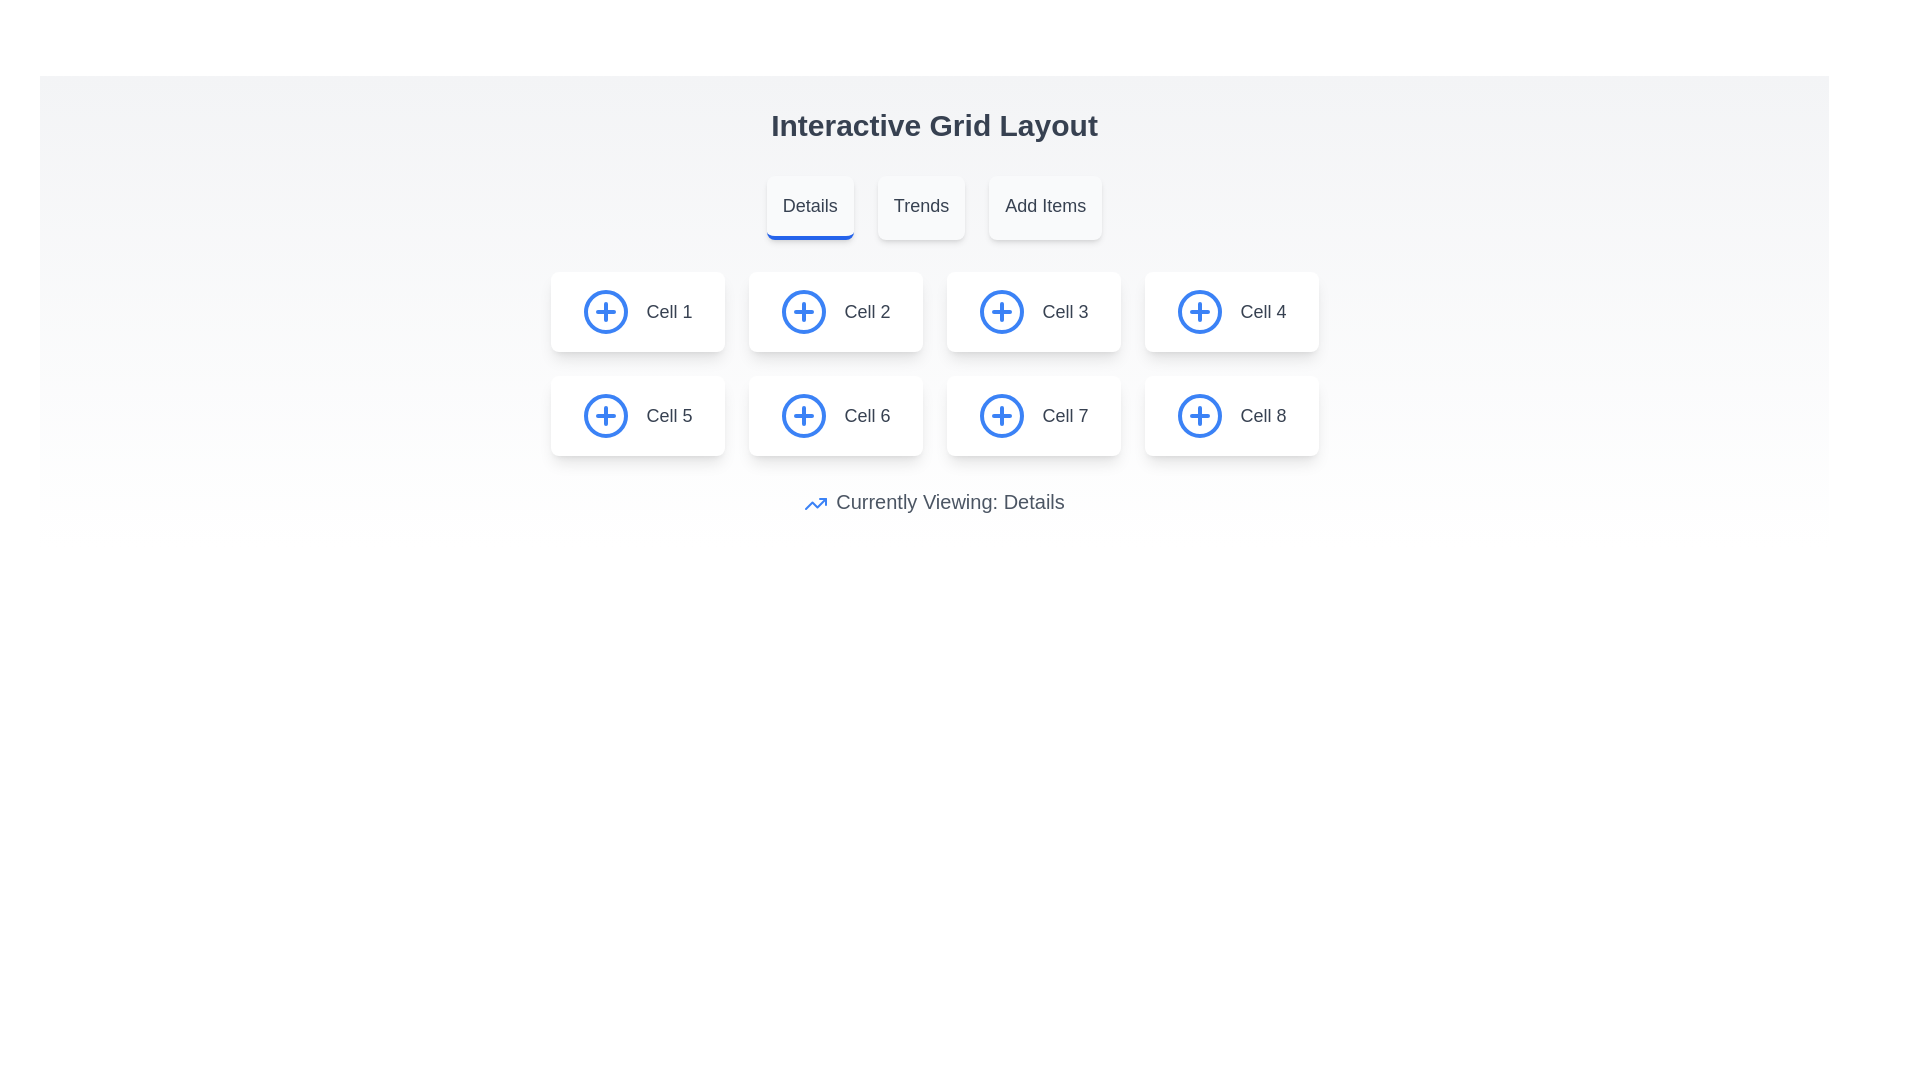 This screenshot has height=1080, width=1920. What do you see at coordinates (605, 415) in the screenshot?
I see `the circular icon button with a blue plus sign located in the card labeled 'Cell 5' in the second row of the interactive grid layout` at bounding box center [605, 415].